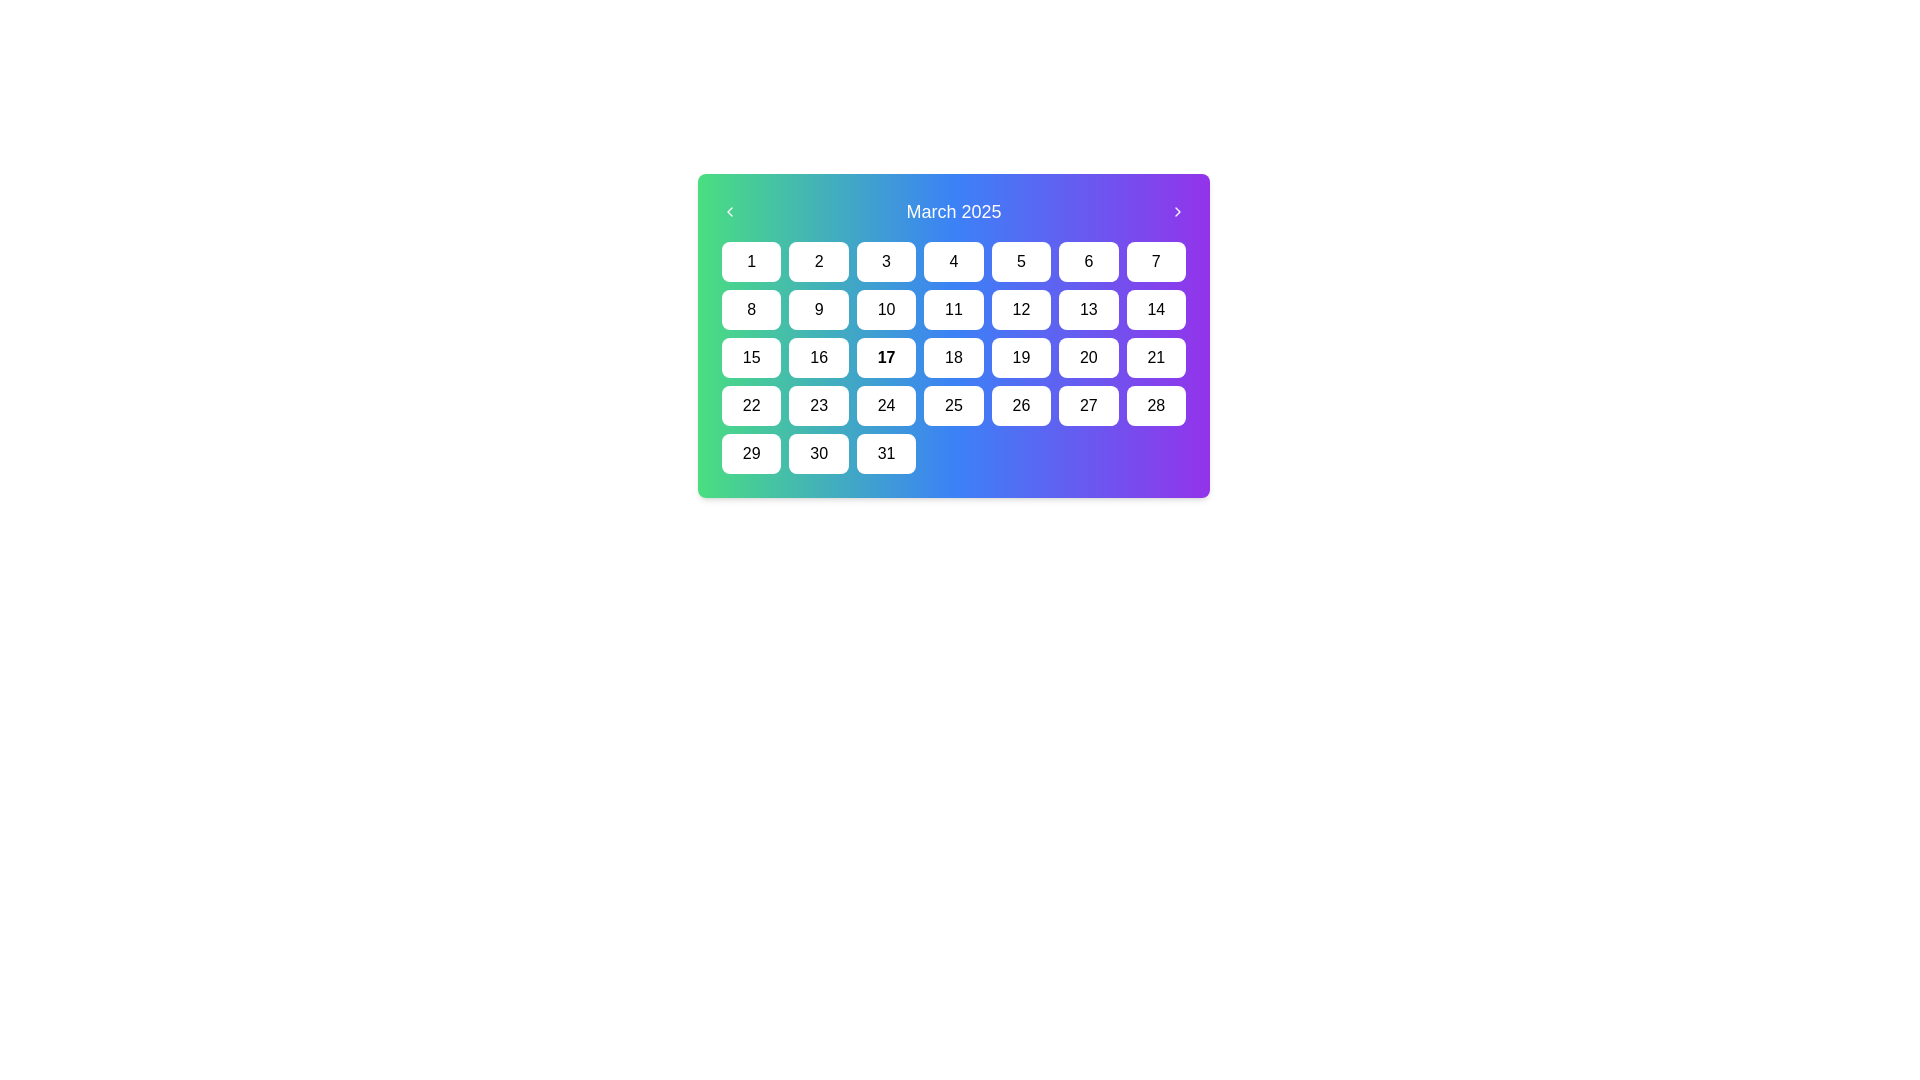  What do you see at coordinates (819, 405) in the screenshot?
I see `the rectangular button with a white background and black text displaying '23'` at bounding box center [819, 405].